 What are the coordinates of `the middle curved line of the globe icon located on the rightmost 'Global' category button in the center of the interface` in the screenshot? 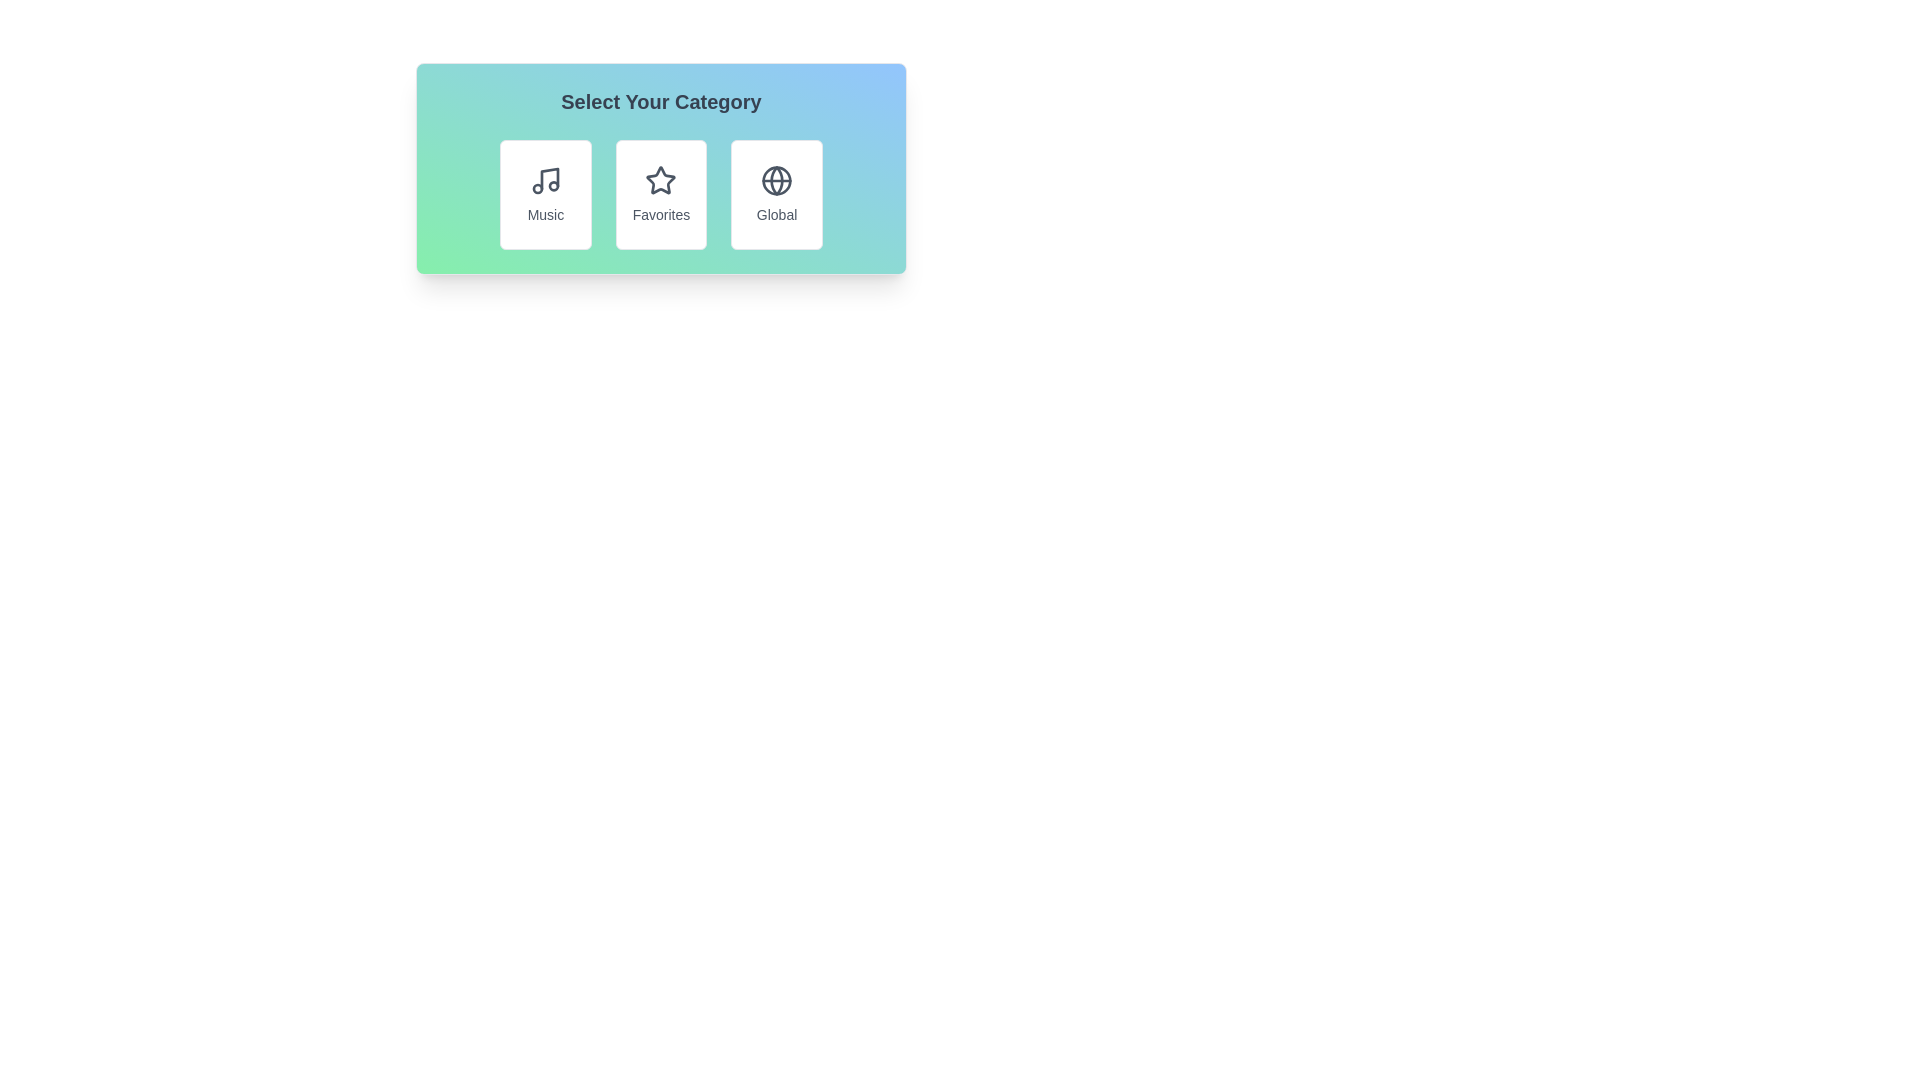 It's located at (776, 181).